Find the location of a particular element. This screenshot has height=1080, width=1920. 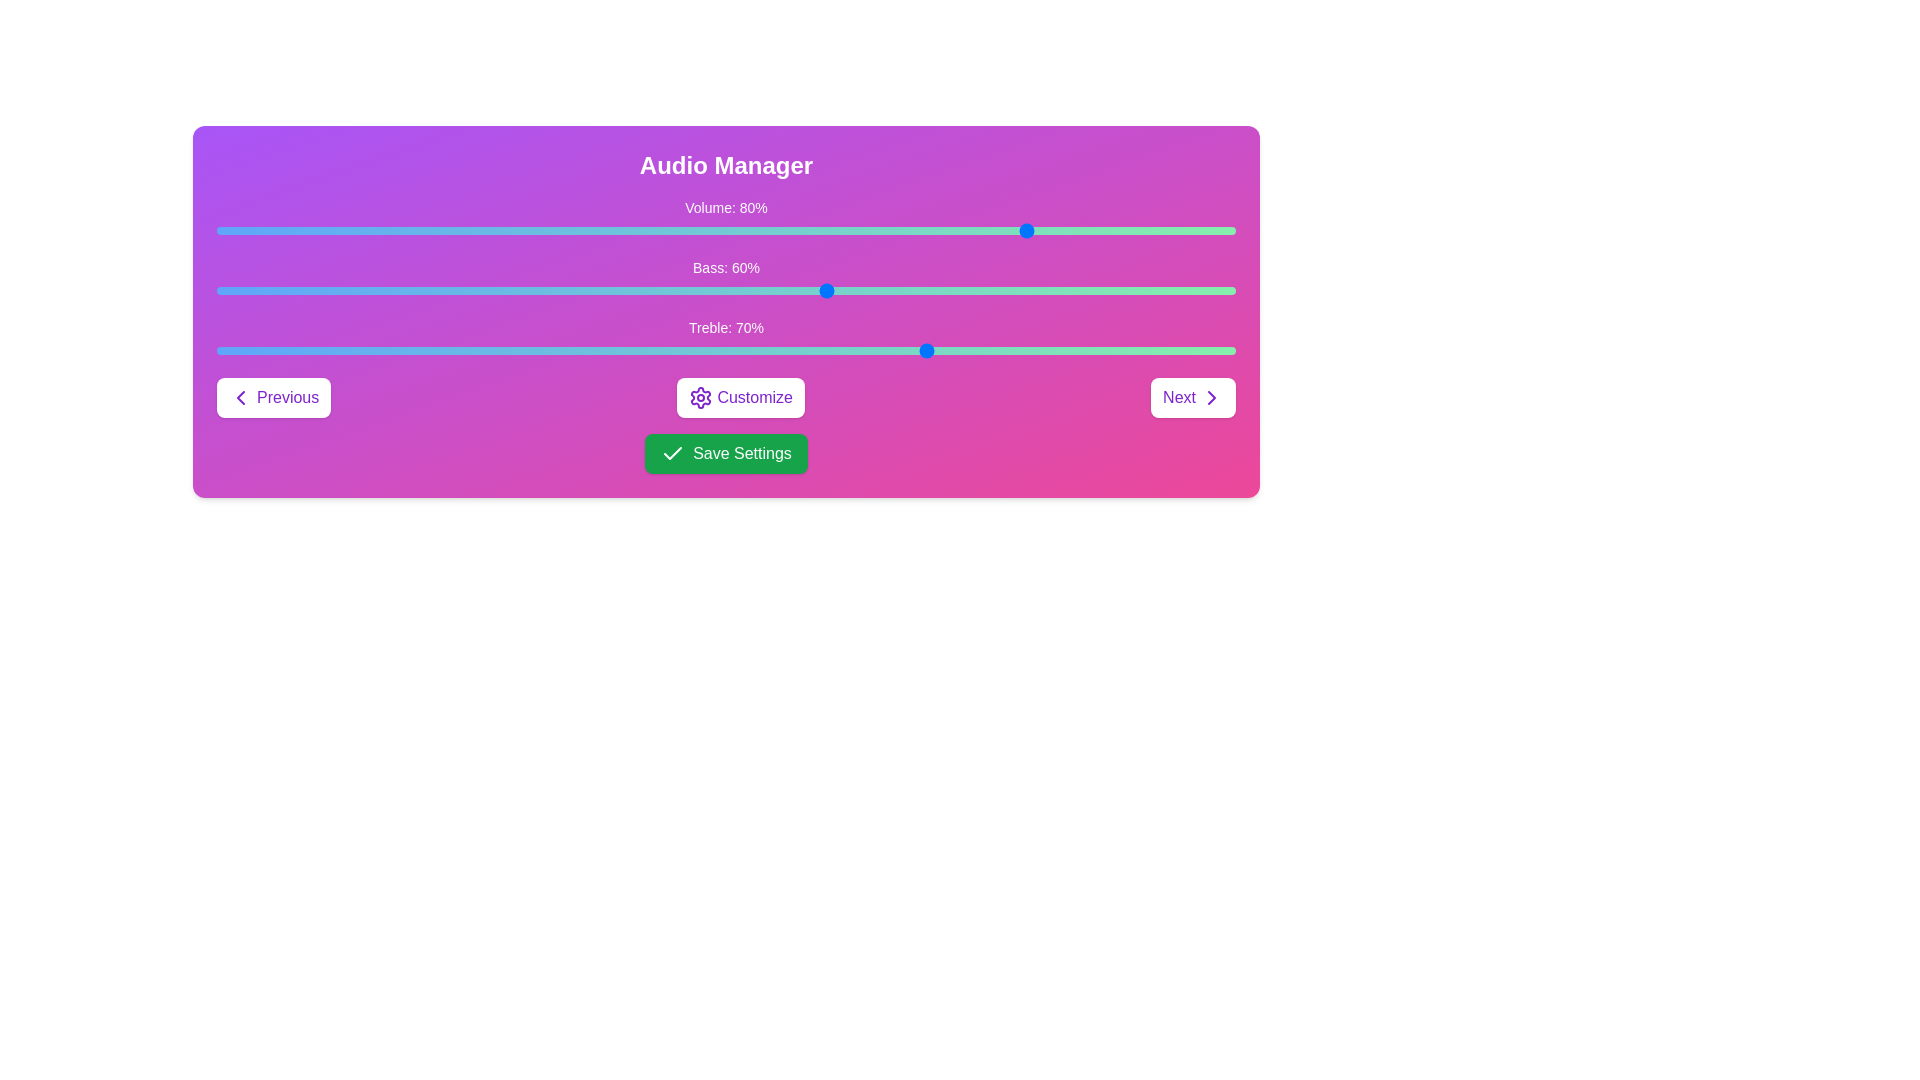

the slider is located at coordinates (450, 350).